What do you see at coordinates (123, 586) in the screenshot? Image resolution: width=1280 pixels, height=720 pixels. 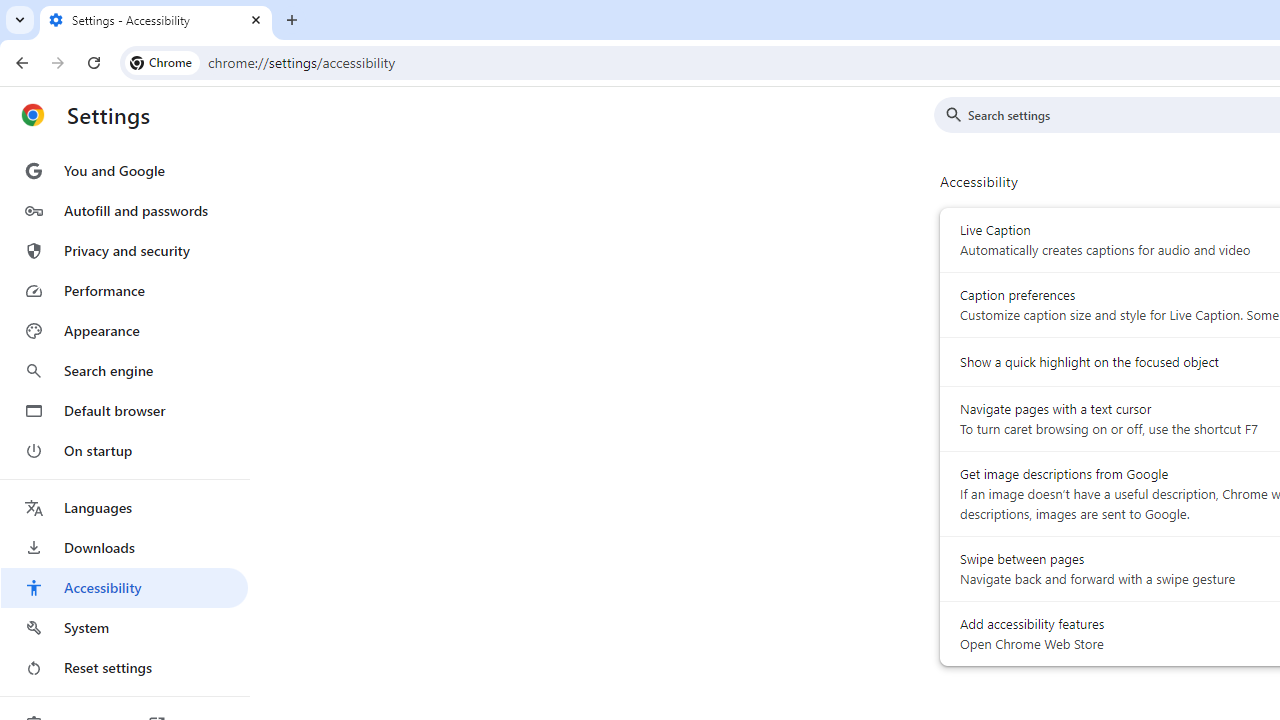 I see `'Accessibility'` at bounding box center [123, 586].